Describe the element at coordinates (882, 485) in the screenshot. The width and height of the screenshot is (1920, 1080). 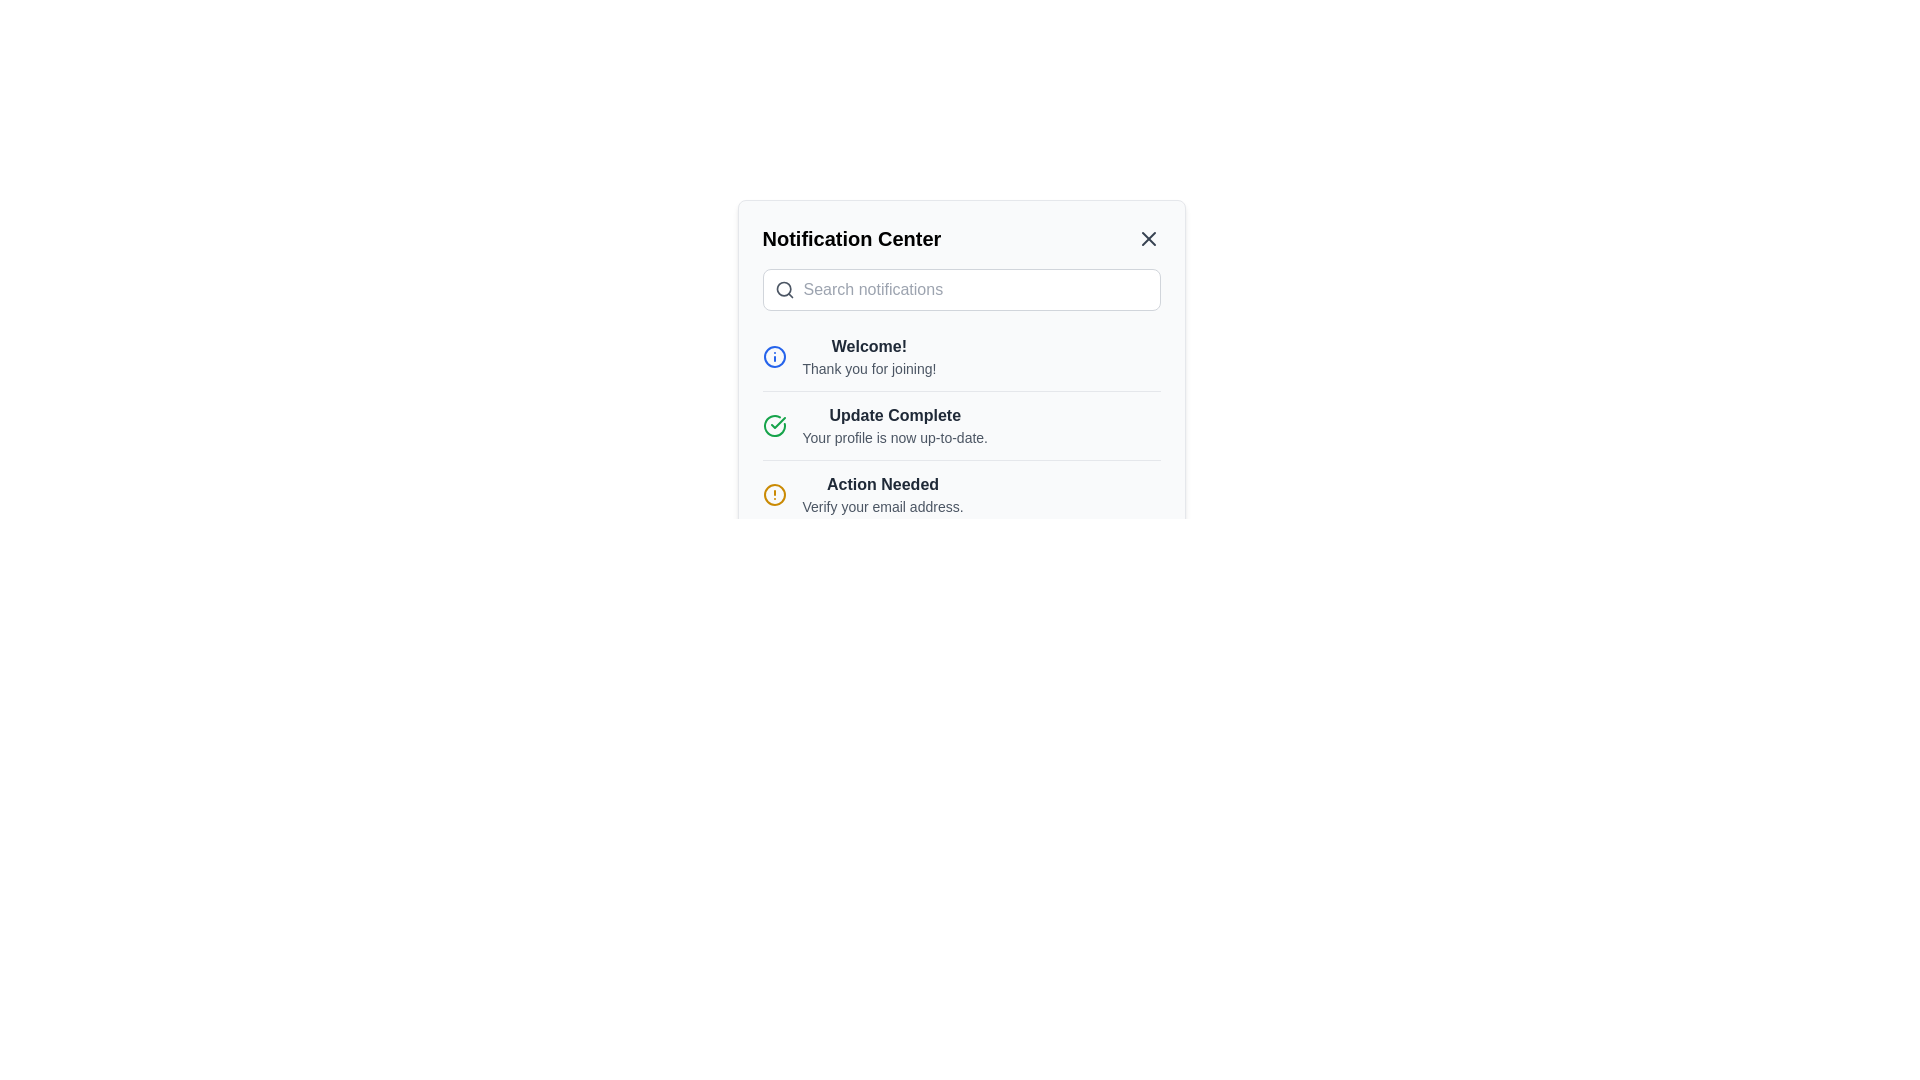
I see `prominent warning label text that states 'Action Needed', which is bold and dark gray, located in the notification center's third row` at that location.